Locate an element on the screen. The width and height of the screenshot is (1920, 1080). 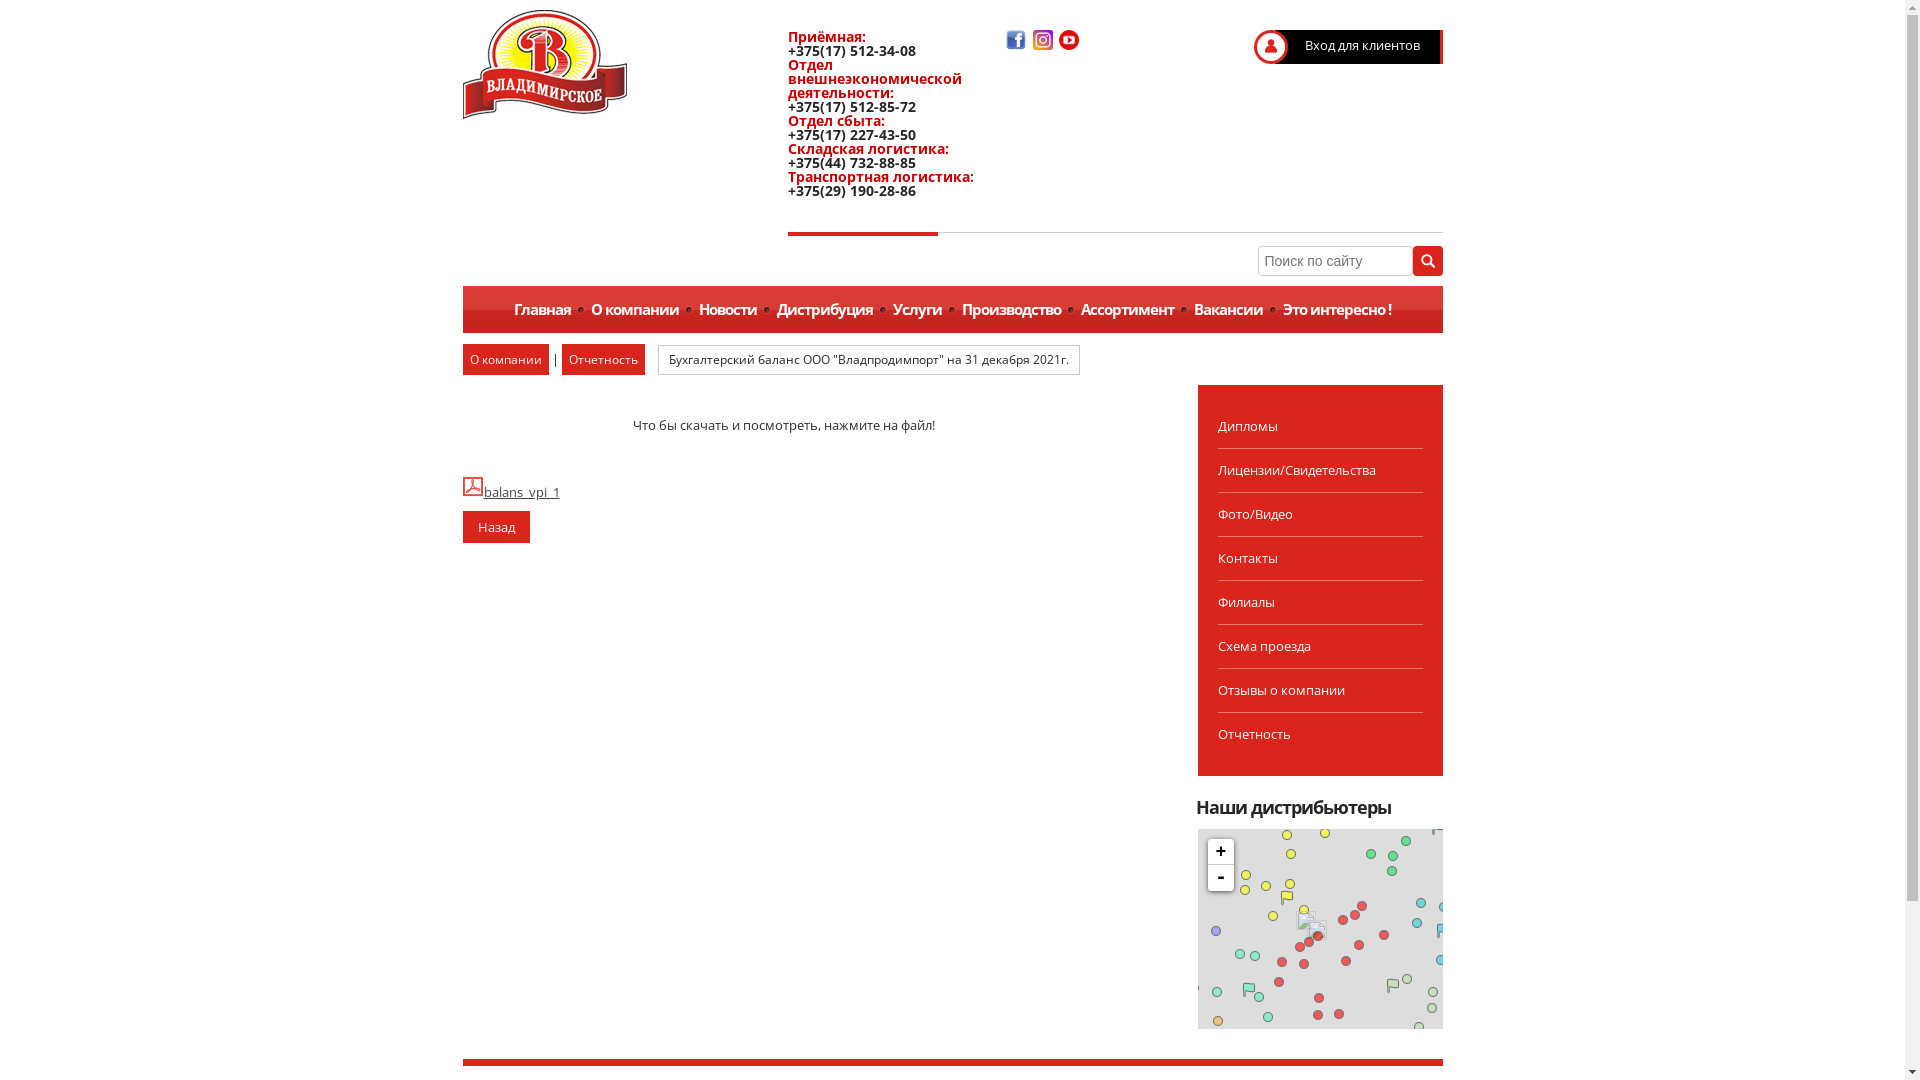
'-' is located at coordinates (1219, 877).